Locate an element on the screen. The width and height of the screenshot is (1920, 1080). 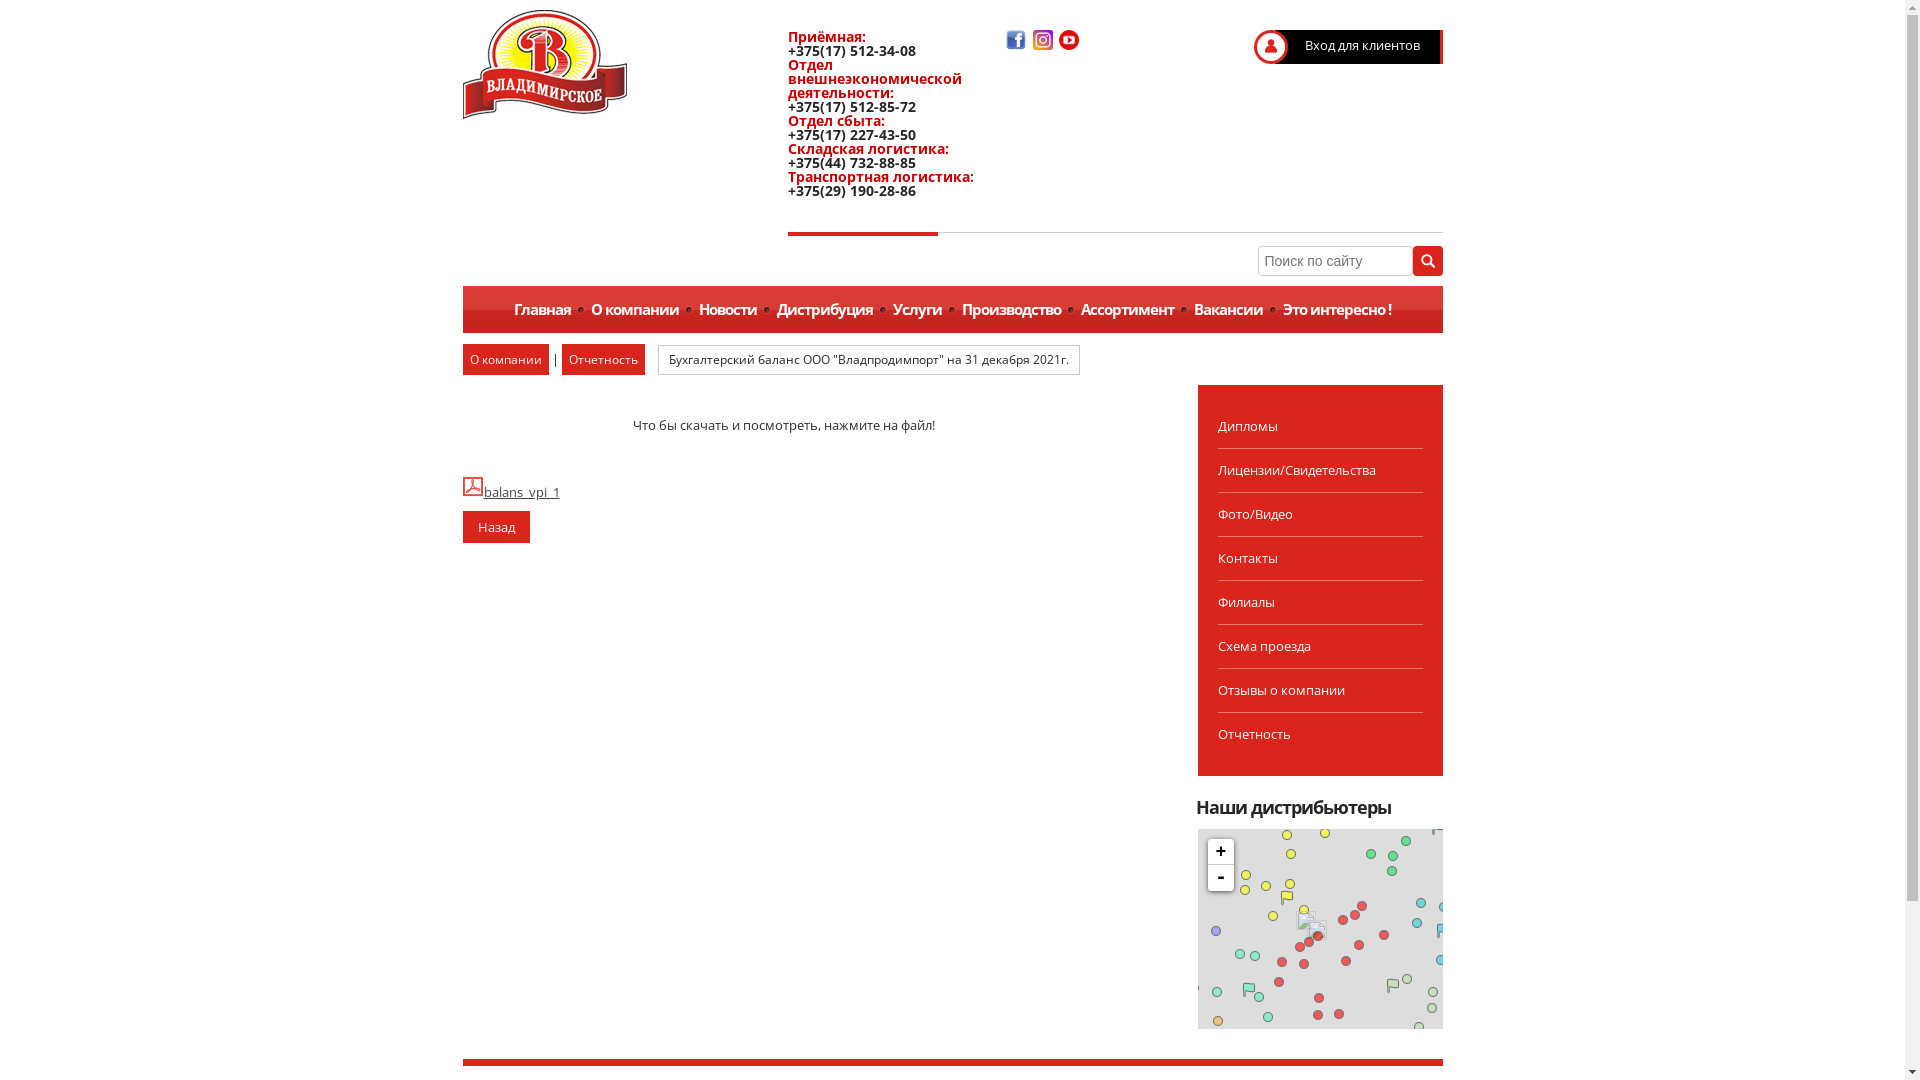
'-' is located at coordinates (1219, 877).